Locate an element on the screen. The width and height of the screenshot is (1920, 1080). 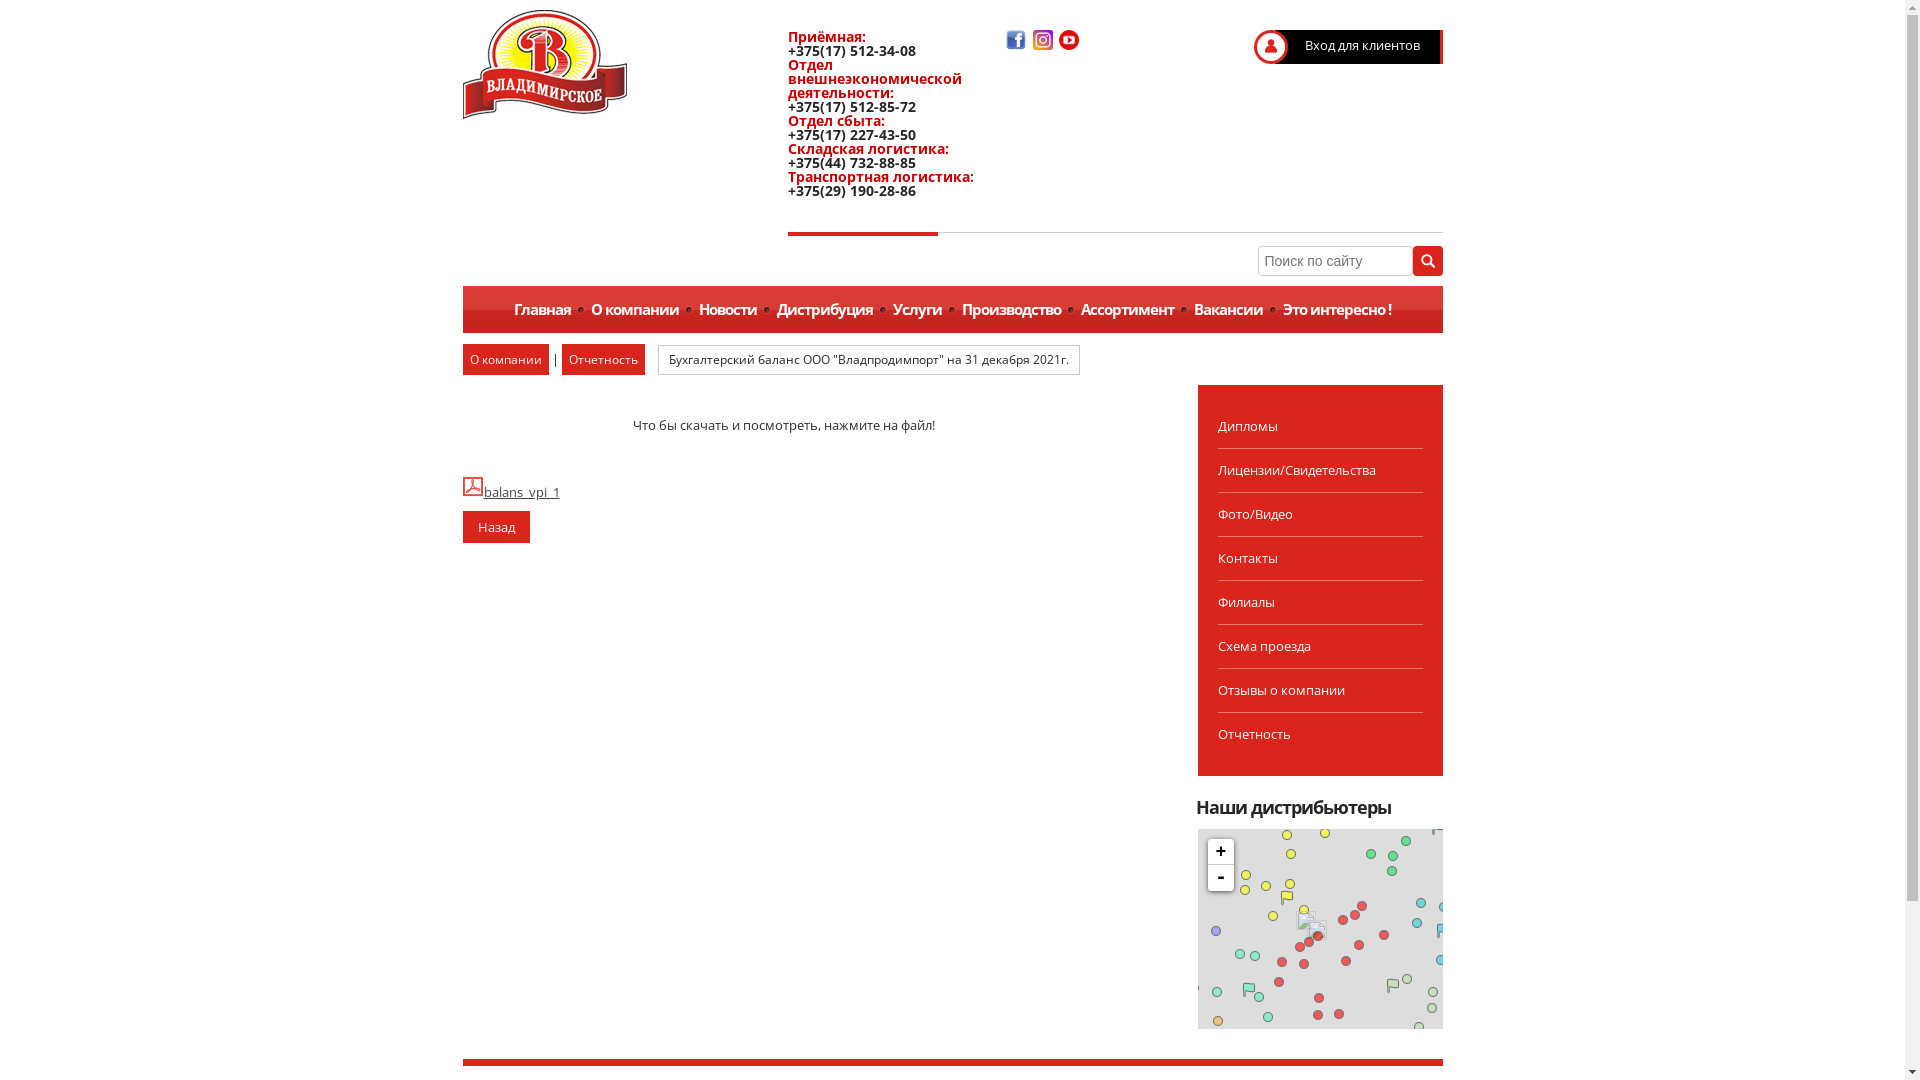
'-' is located at coordinates (1219, 877).